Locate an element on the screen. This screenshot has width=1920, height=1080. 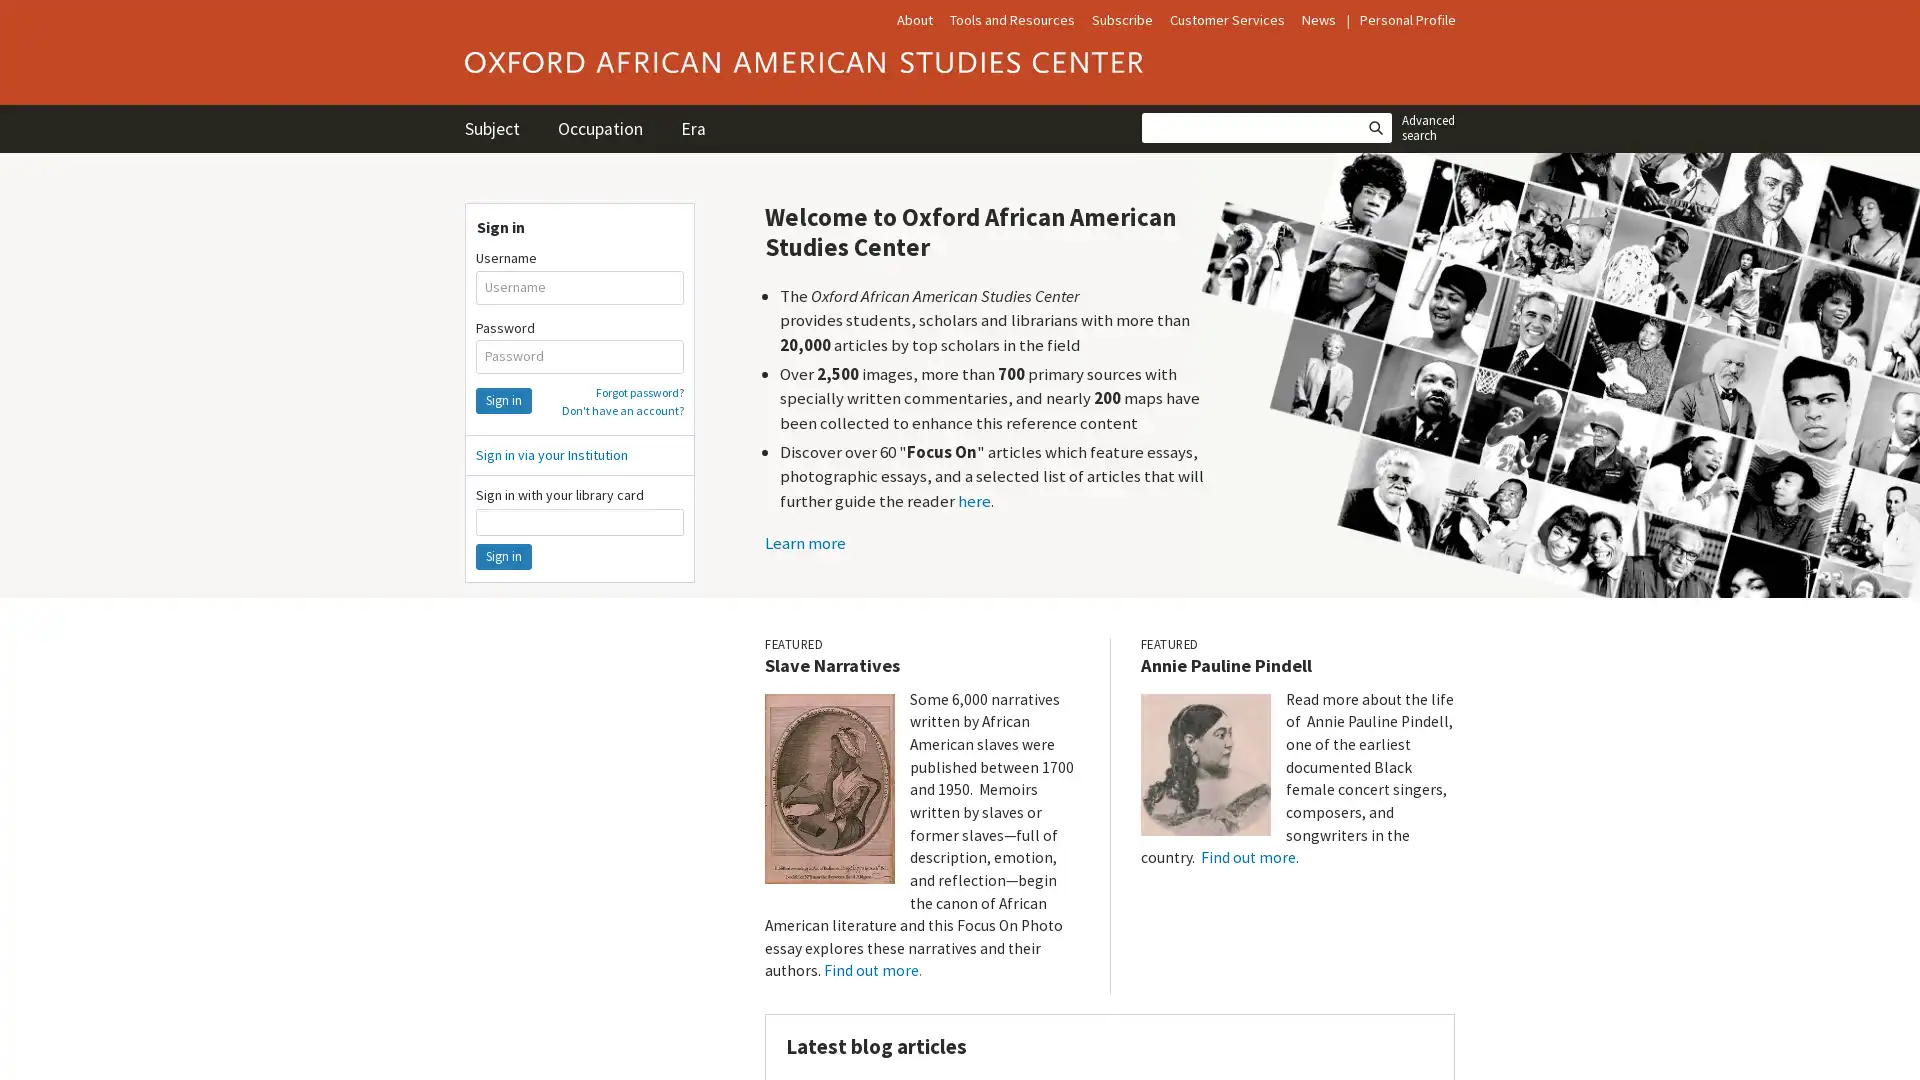
Sign in is located at coordinates (504, 401).